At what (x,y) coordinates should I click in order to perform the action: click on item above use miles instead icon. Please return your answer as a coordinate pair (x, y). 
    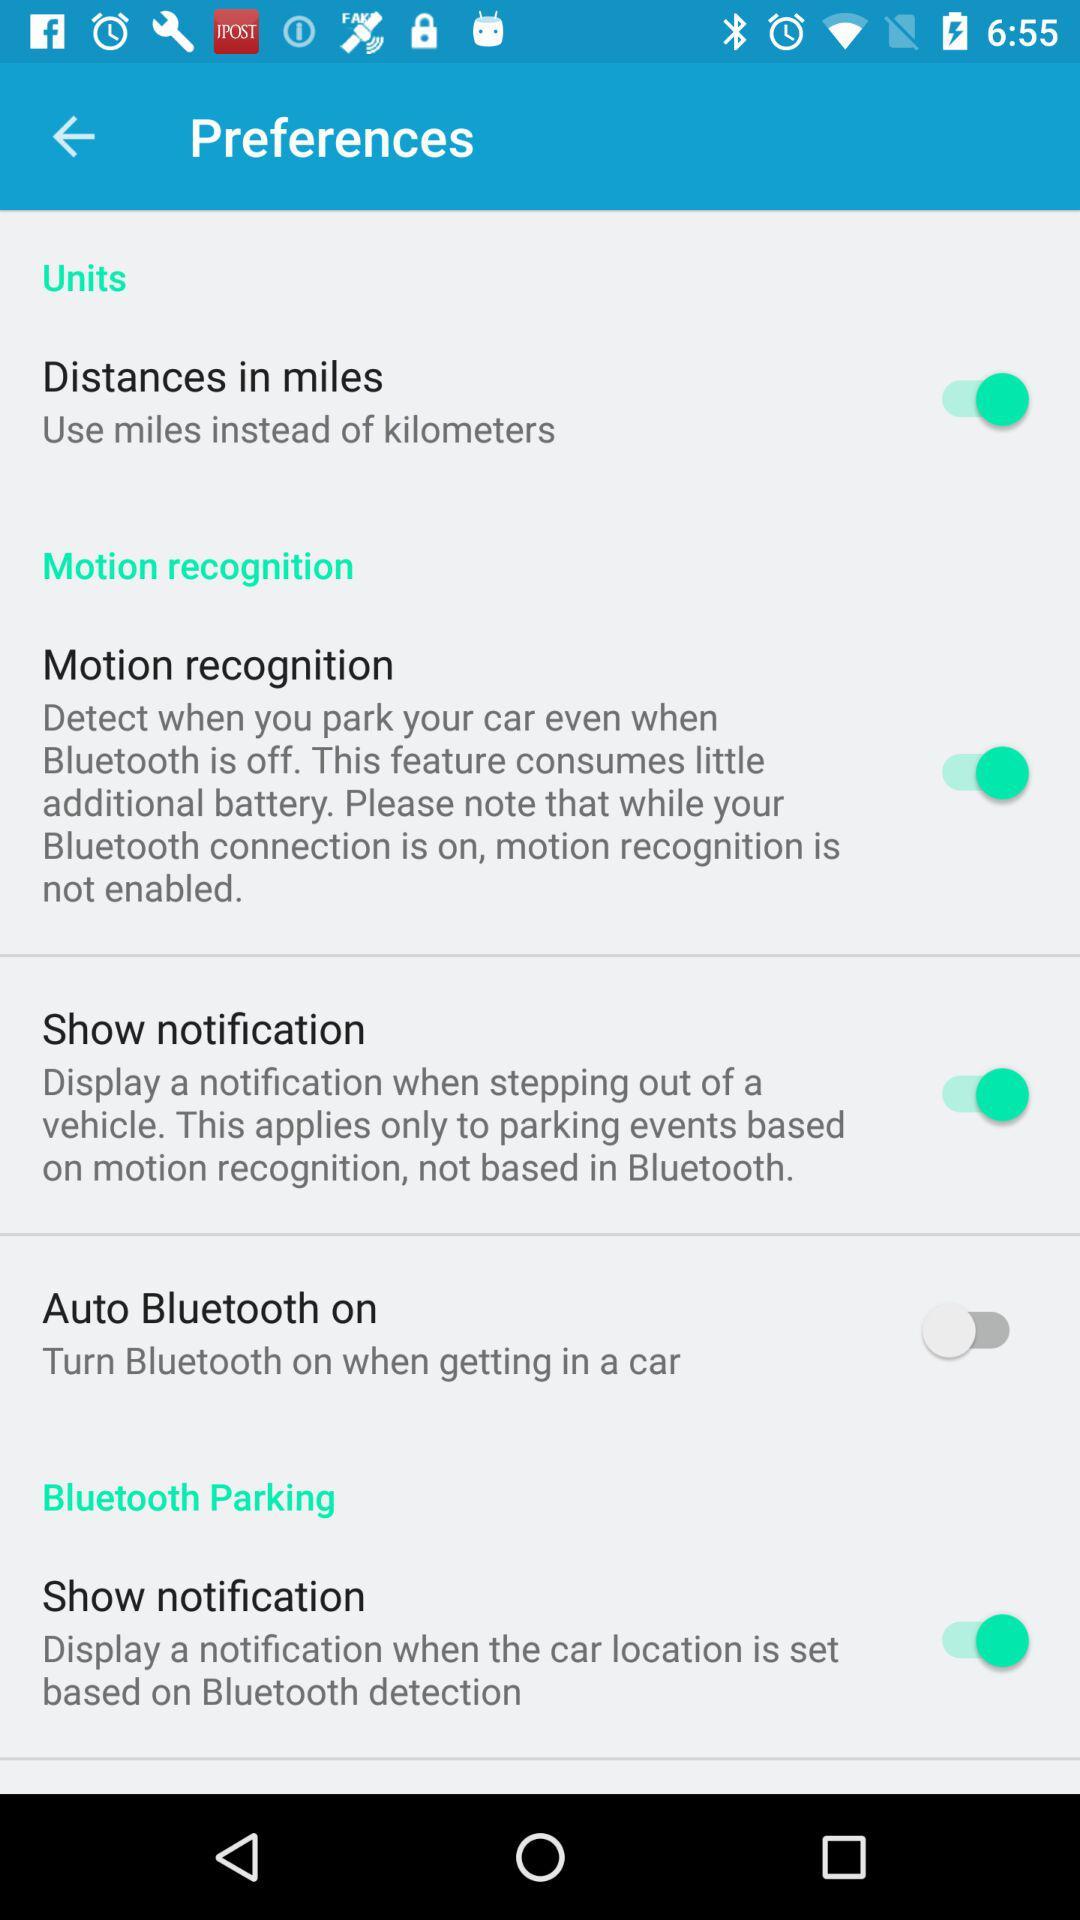
    Looking at the image, I should click on (212, 374).